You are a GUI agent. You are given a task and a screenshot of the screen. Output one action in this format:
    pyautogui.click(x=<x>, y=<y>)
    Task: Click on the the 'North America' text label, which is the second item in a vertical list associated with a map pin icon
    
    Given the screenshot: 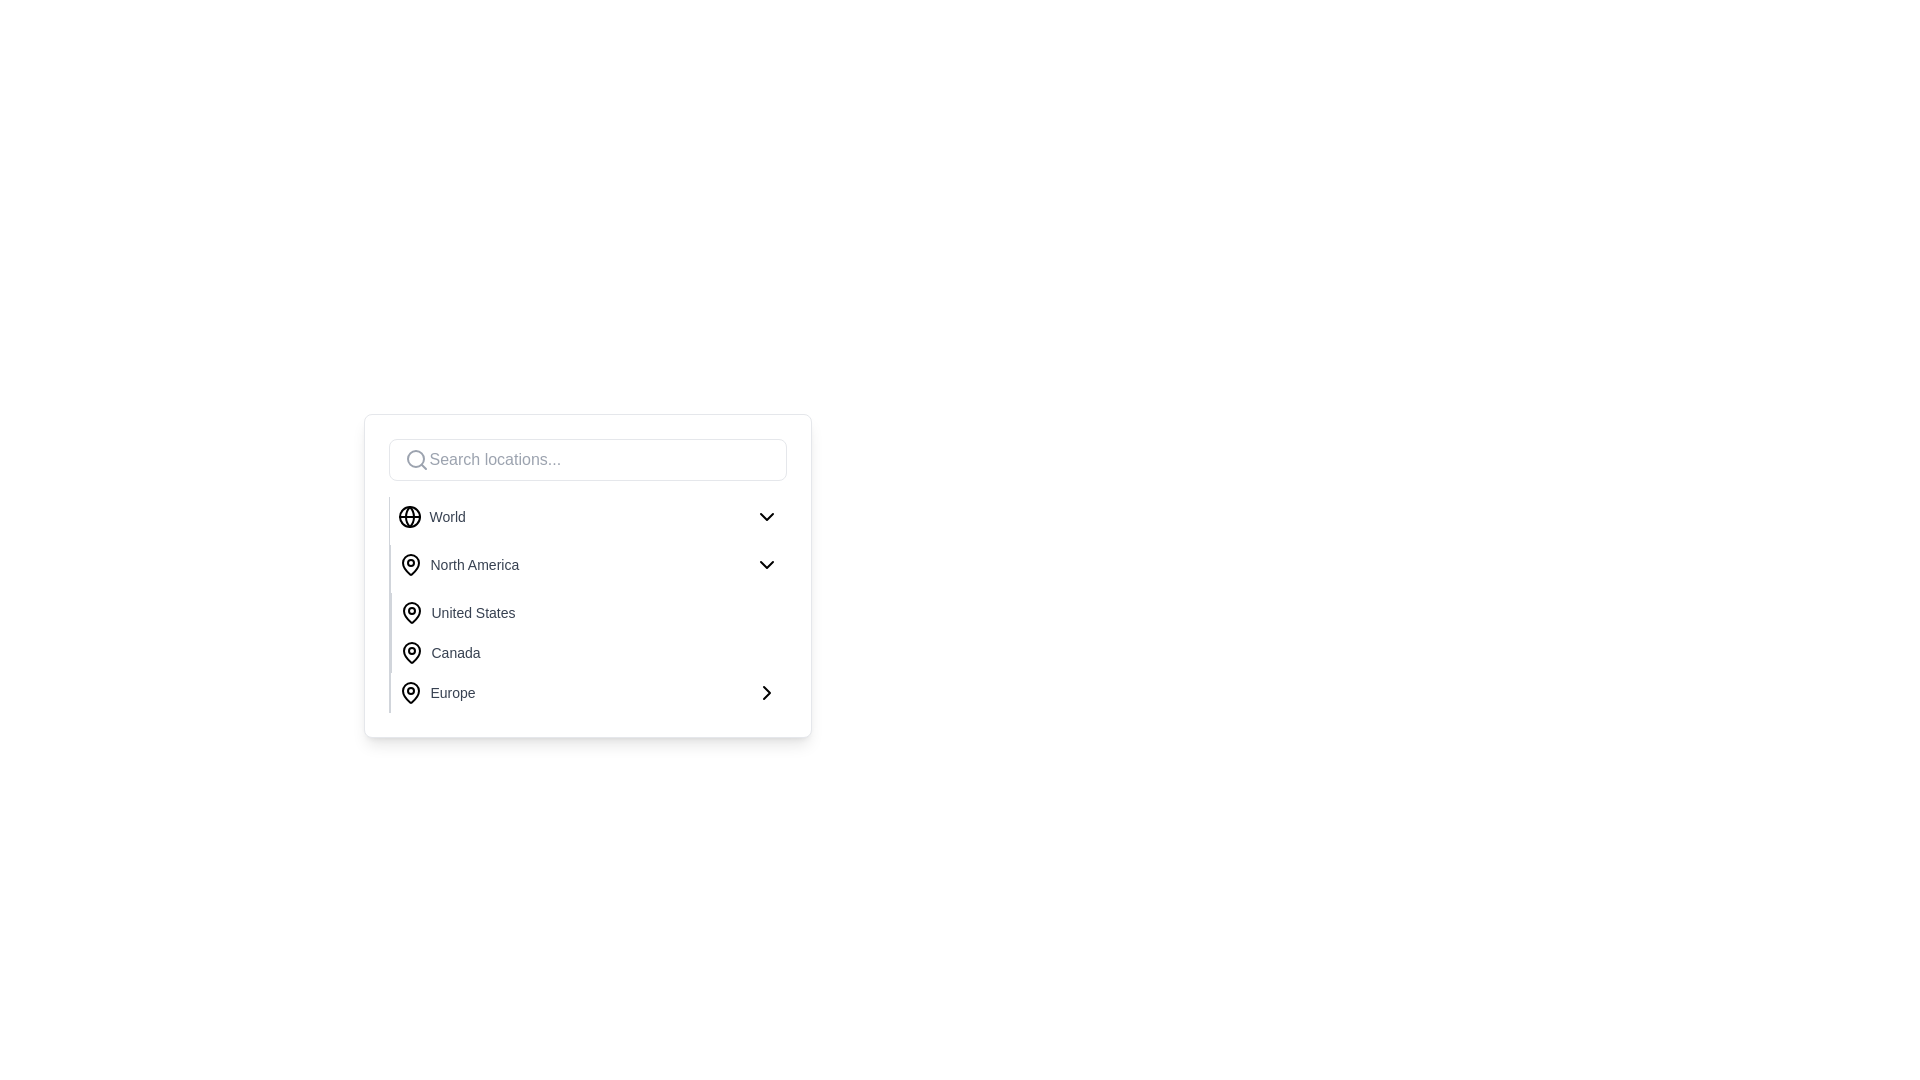 What is the action you would take?
    pyautogui.click(x=473, y=564)
    